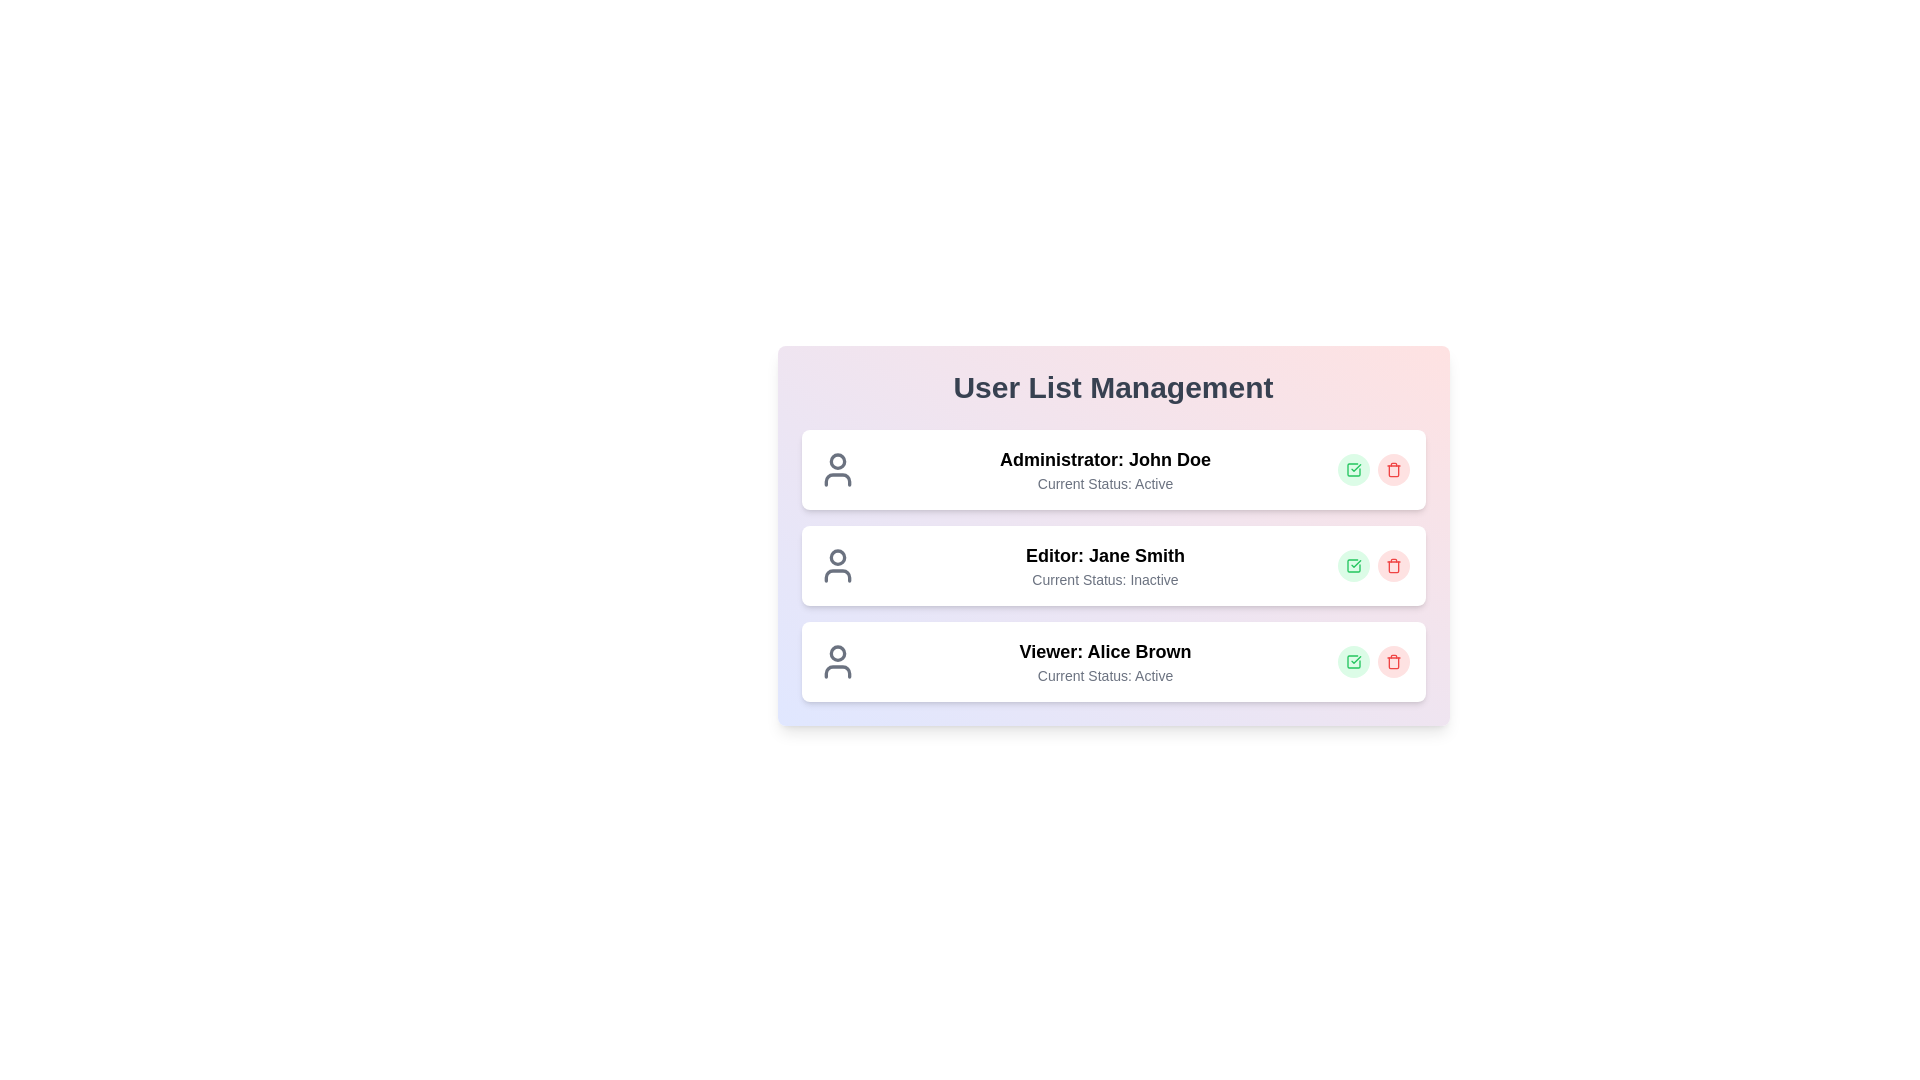 This screenshot has width=1920, height=1080. What do you see at coordinates (1353, 662) in the screenshot?
I see `the circular green button with a checkmark symbol located to the left of the red trash icon for user 'Viewer: Alice Brown'` at bounding box center [1353, 662].